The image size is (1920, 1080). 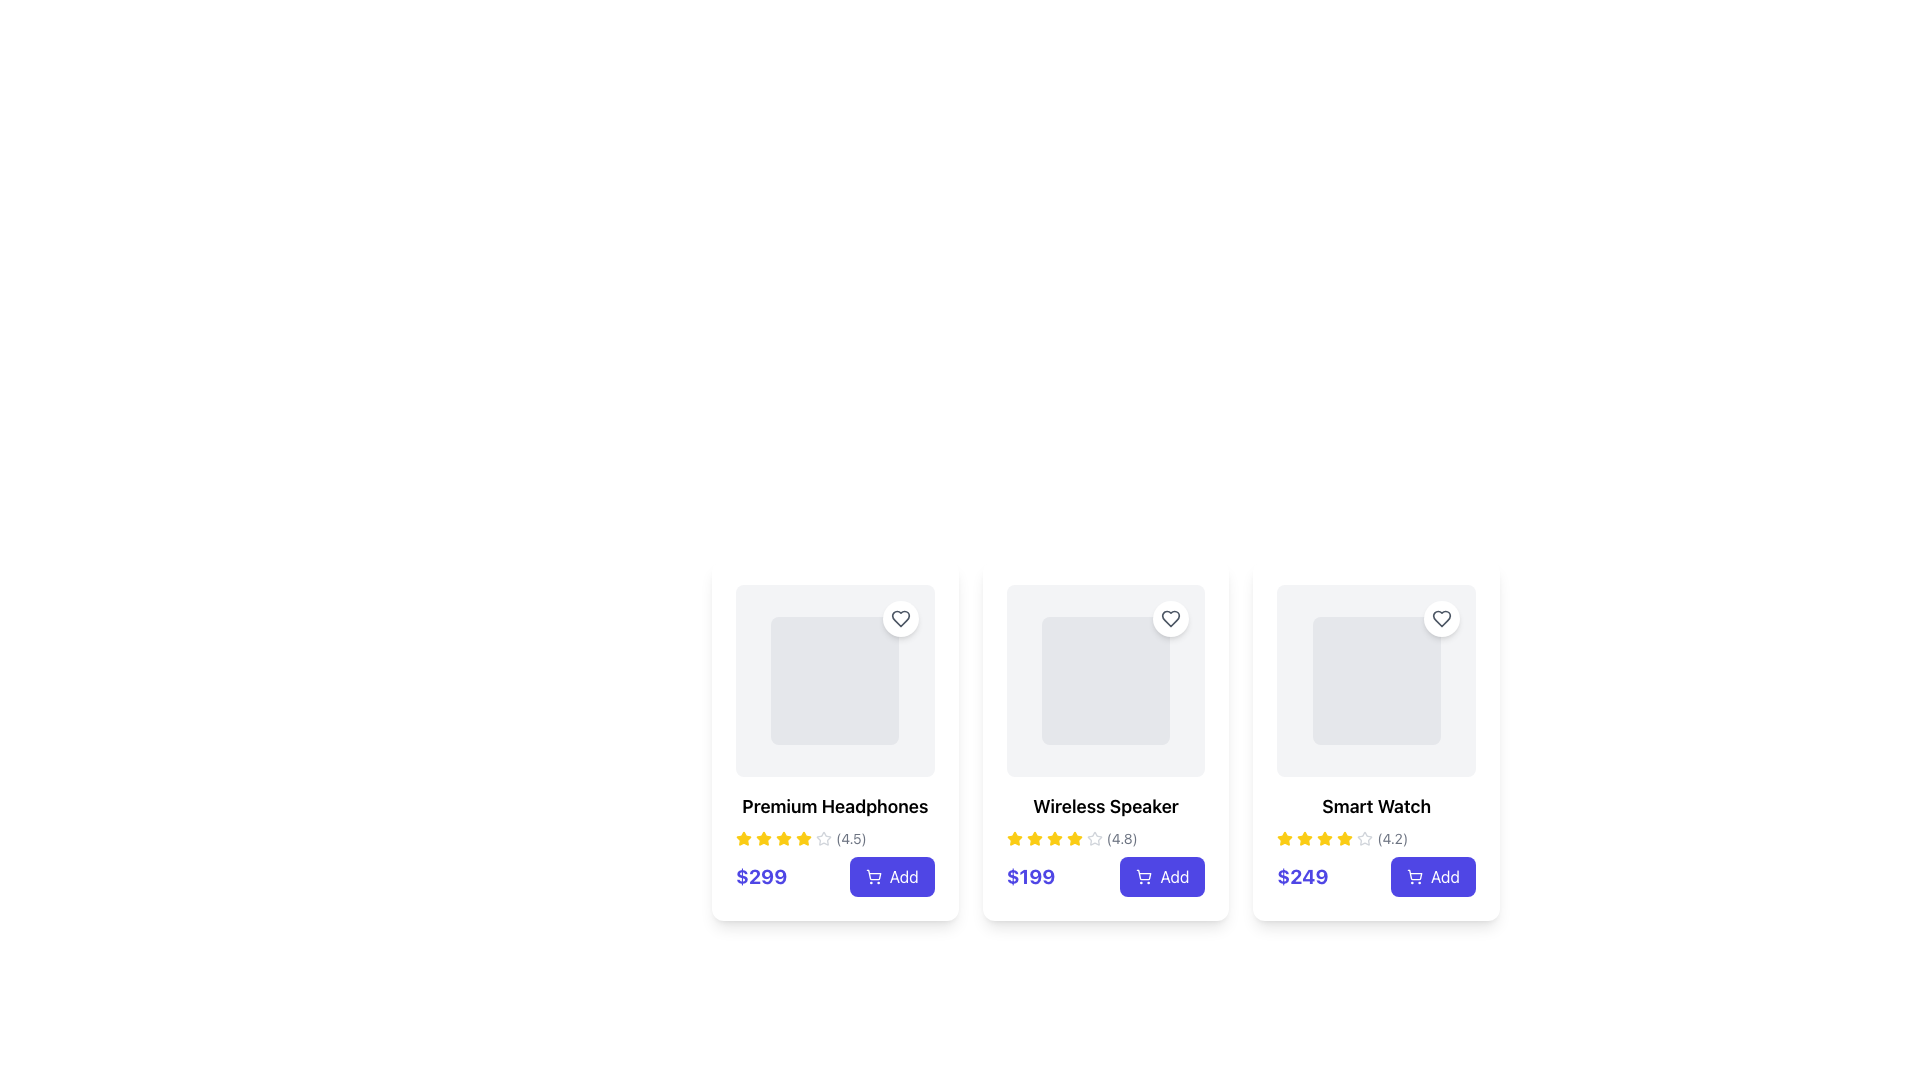 What do you see at coordinates (1034, 838) in the screenshot?
I see `the second star icon representing the rating for the 'Wireless Speaker' product, which visually indicates user feedback or quality scoring` at bounding box center [1034, 838].